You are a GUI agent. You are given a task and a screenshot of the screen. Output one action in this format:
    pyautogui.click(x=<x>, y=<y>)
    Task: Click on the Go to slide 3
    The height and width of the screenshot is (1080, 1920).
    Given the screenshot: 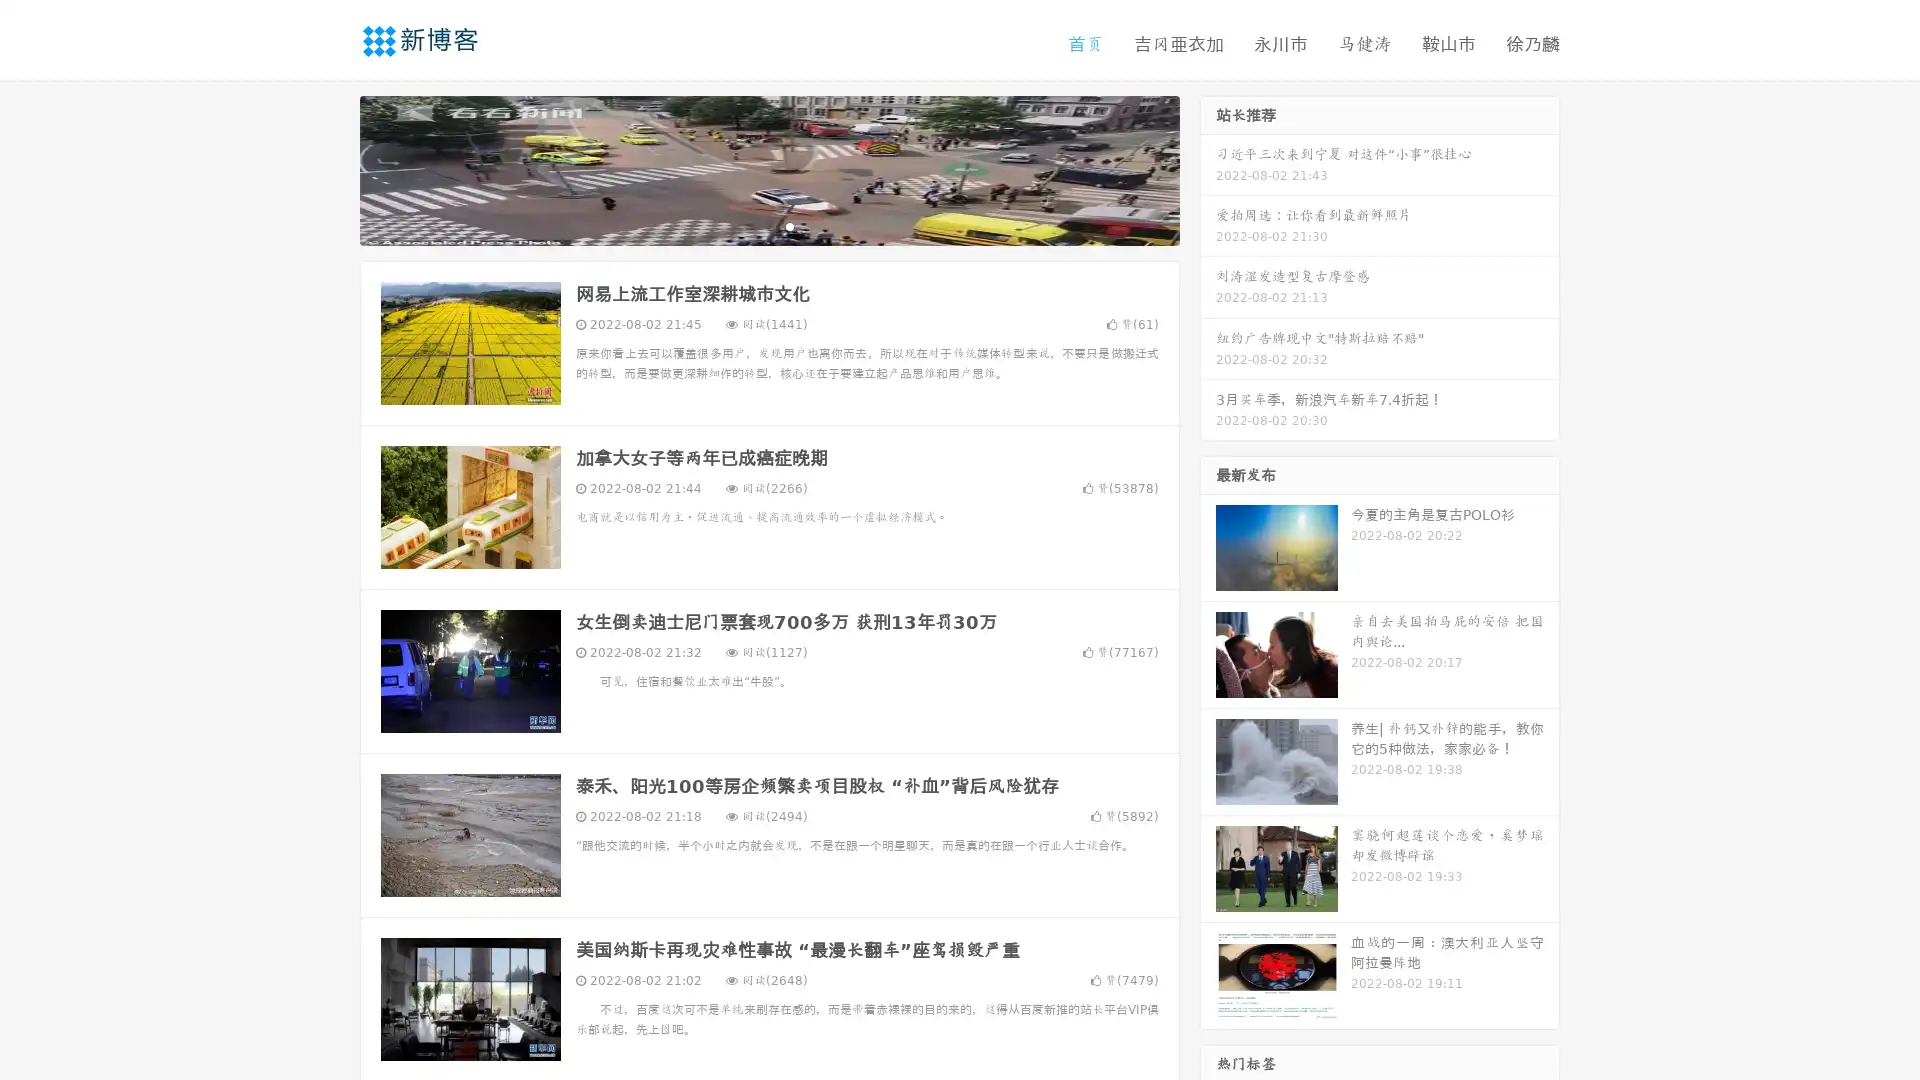 What is the action you would take?
    pyautogui.click(x=789, y=225)
    